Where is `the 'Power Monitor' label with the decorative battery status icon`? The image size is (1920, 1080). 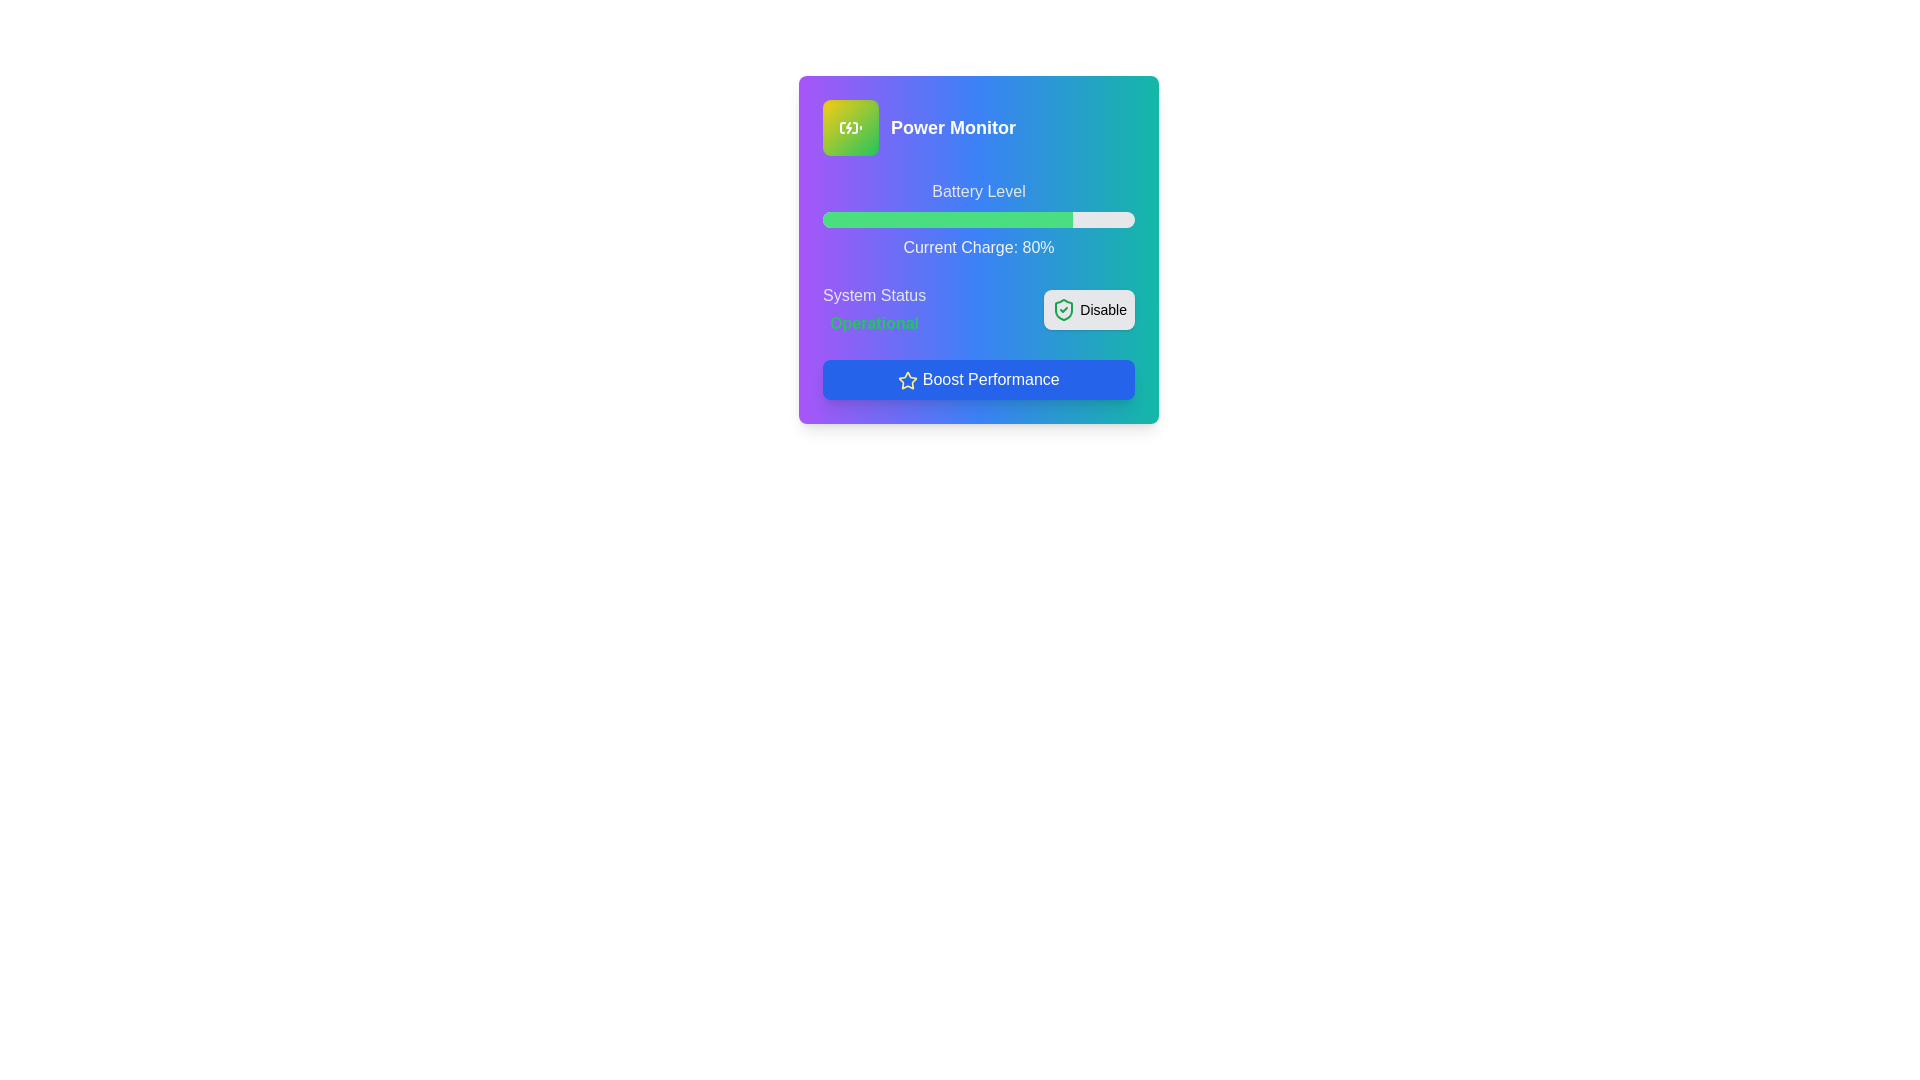 the 'Power Monitor' label with the decorative battery status icon is located at coordinates (979, 127).